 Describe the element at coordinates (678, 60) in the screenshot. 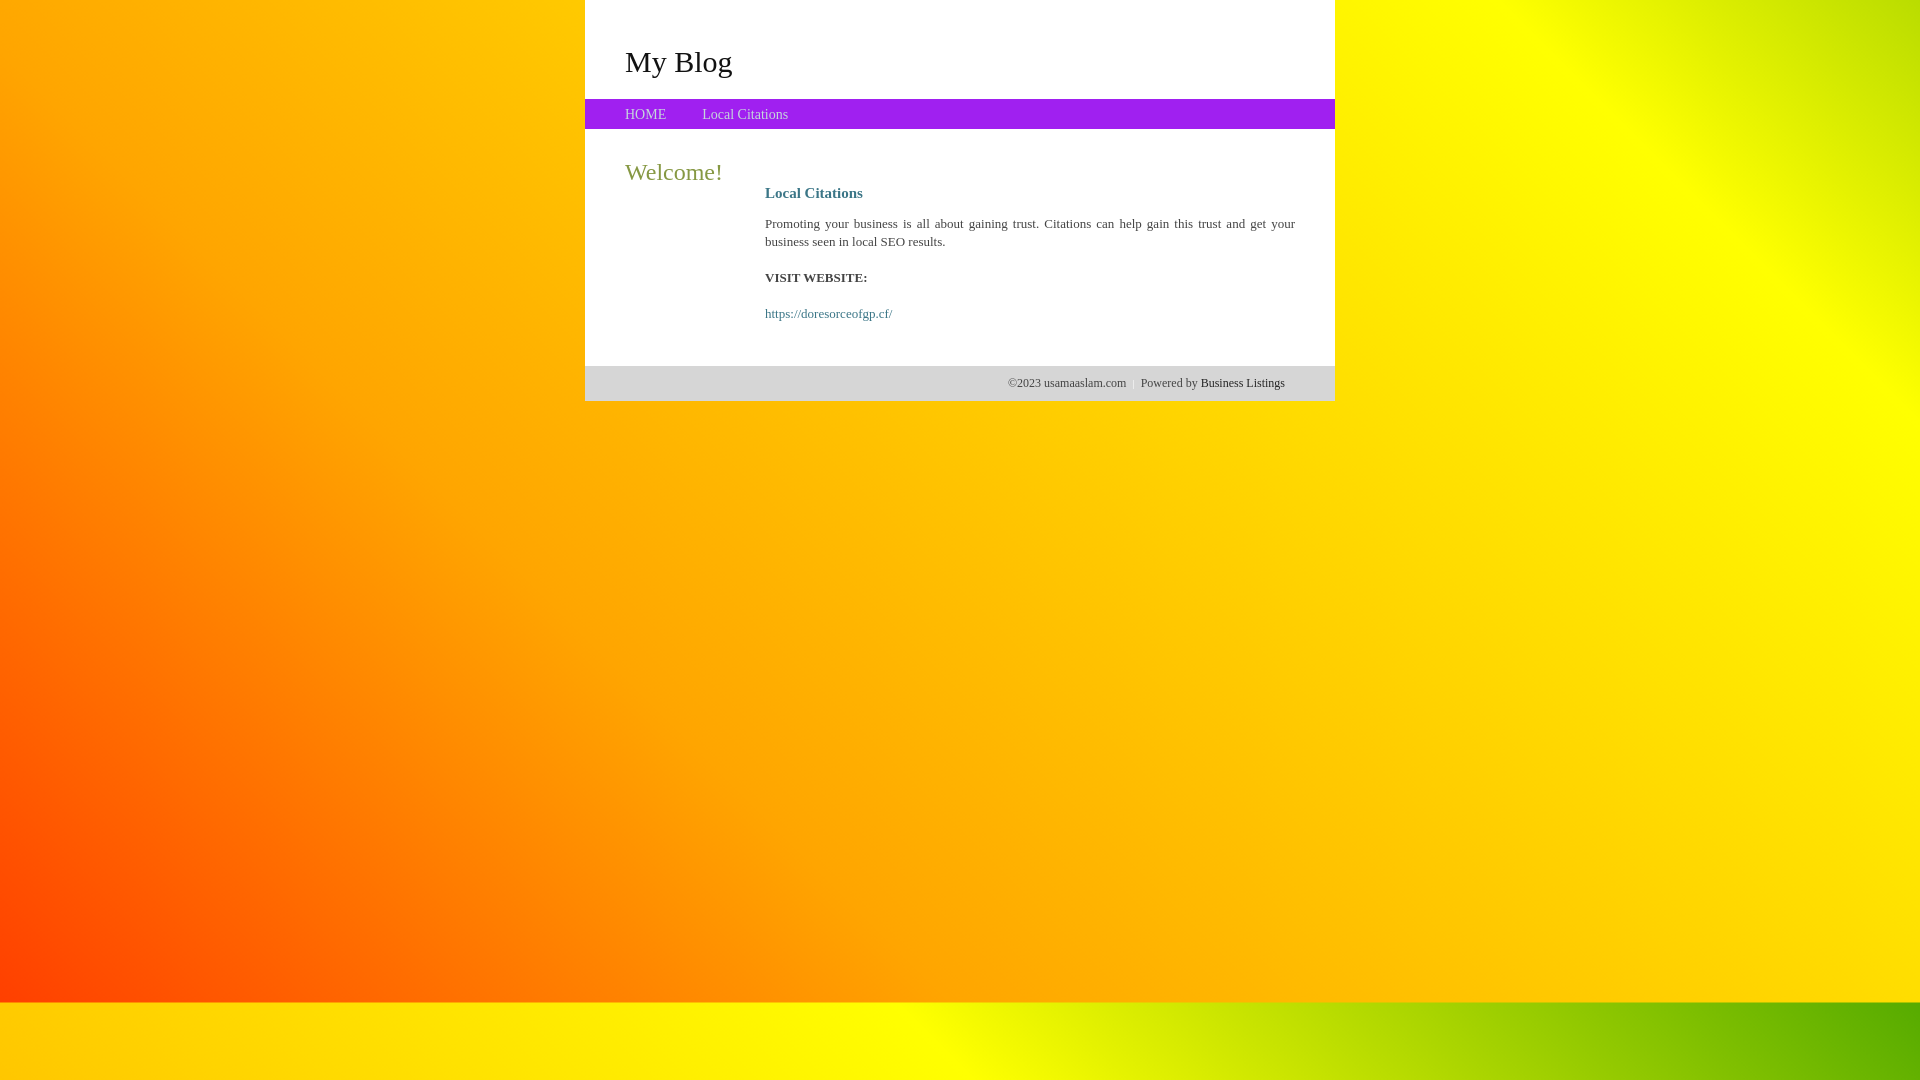

I see `'My Blog'` at that location.